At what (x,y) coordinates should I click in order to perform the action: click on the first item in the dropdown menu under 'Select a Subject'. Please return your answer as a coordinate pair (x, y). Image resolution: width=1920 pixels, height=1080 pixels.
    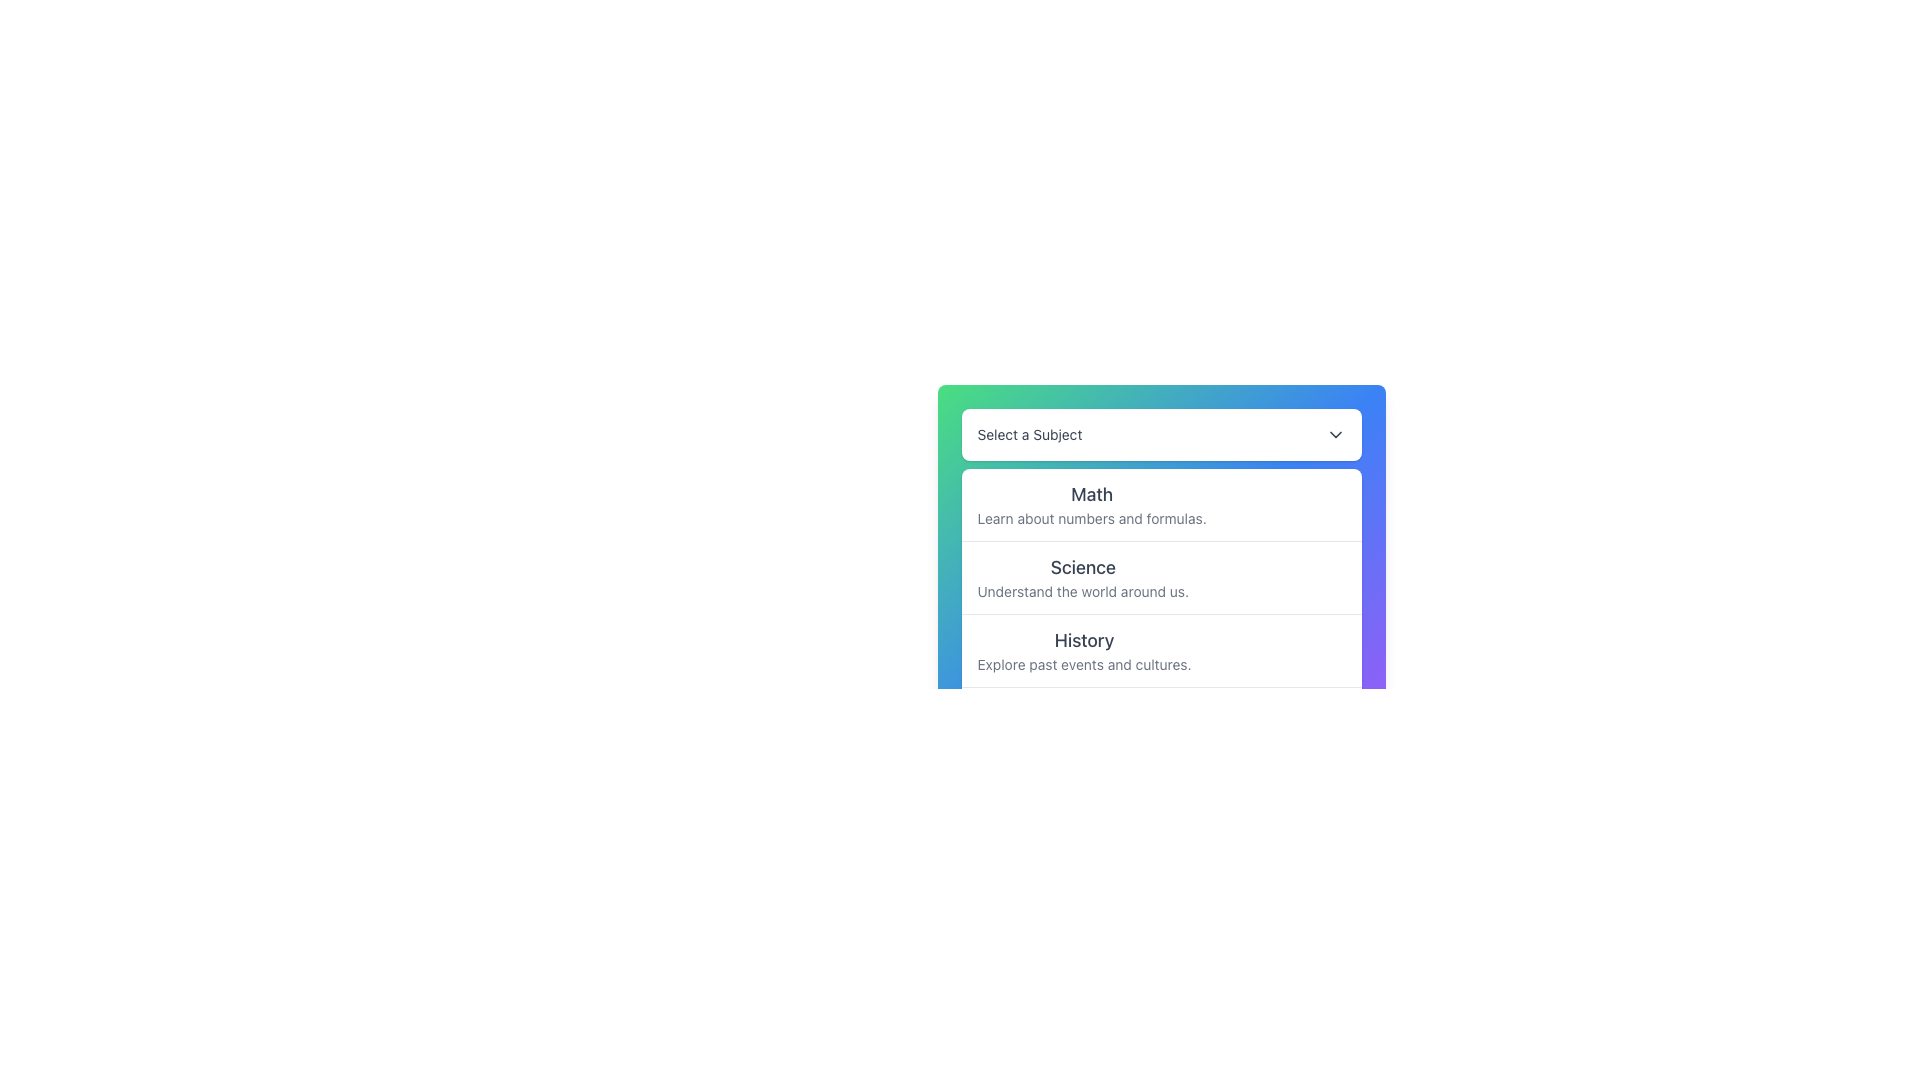
    Looking at the image, I should click on (1161, 504).